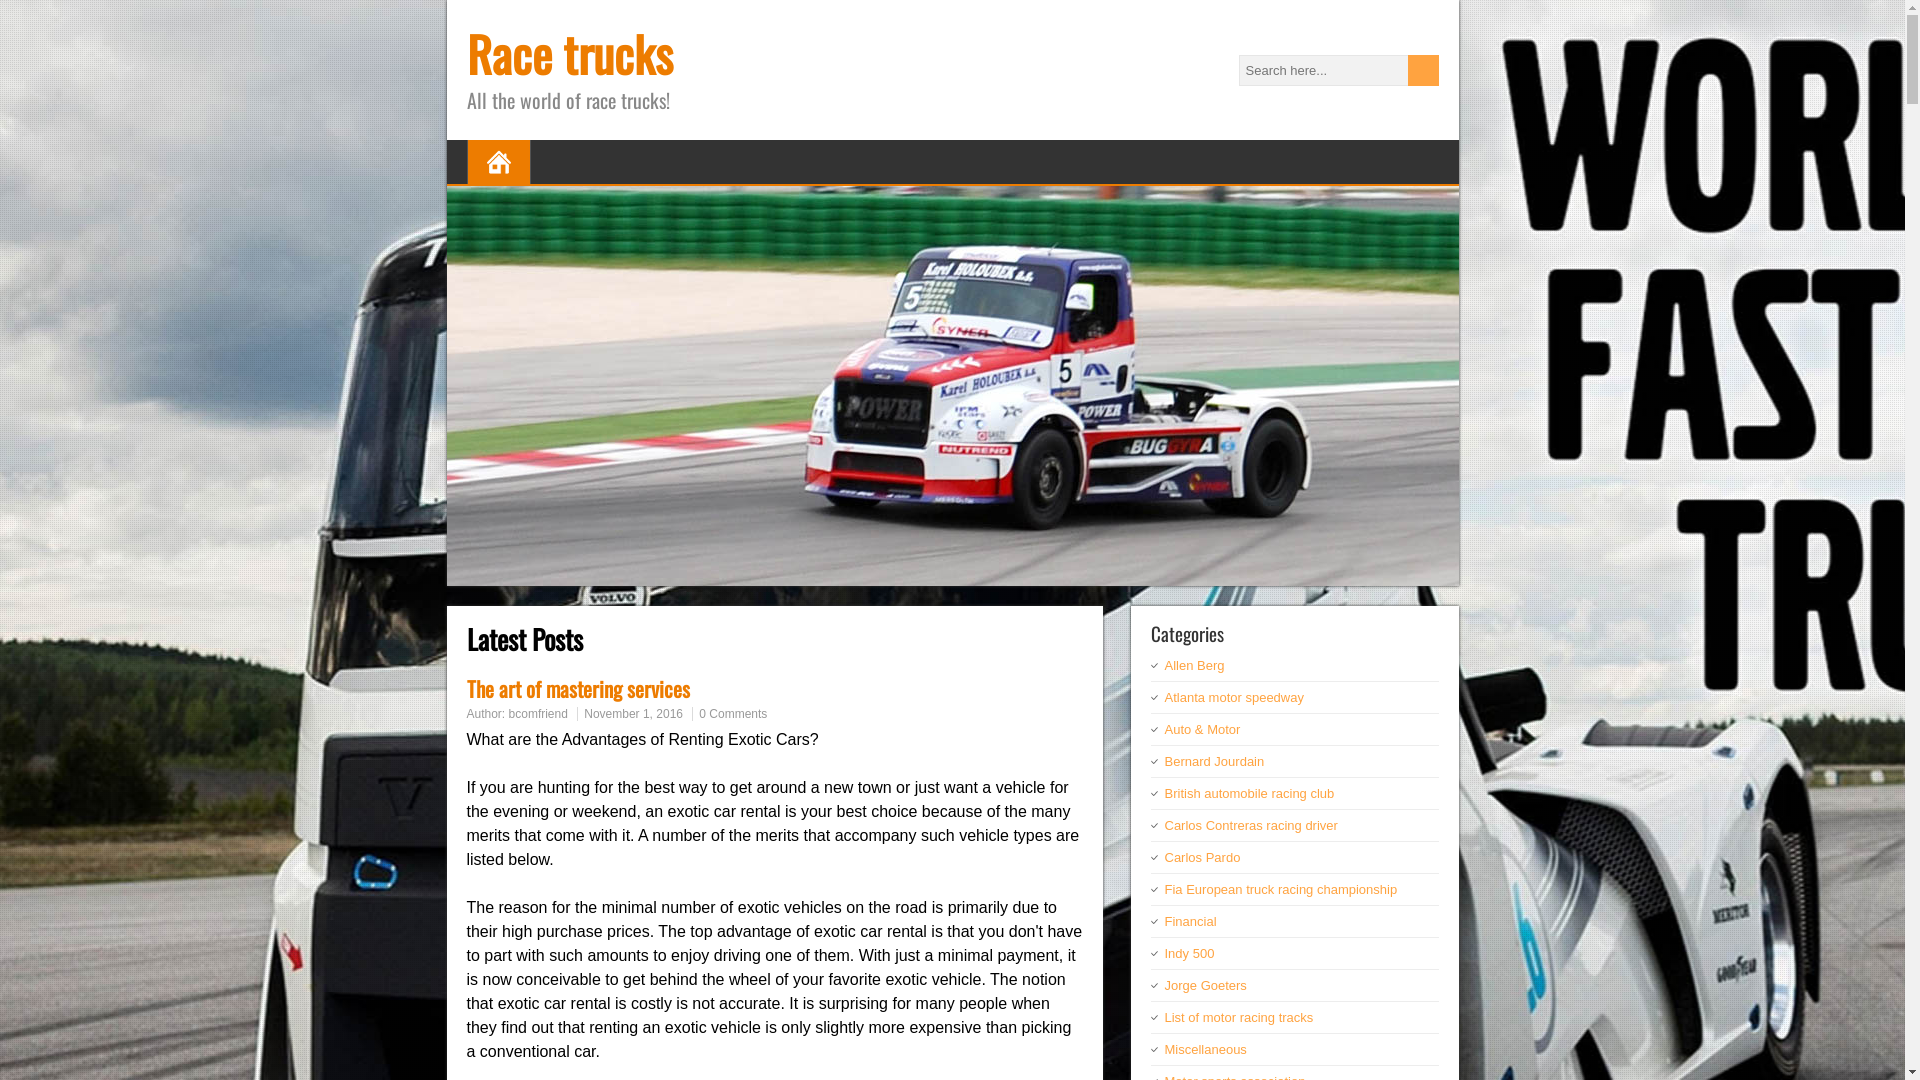  Describe the element at coordinates (732, 712) in the screenshot. I see `'0 Comments'` at that location.